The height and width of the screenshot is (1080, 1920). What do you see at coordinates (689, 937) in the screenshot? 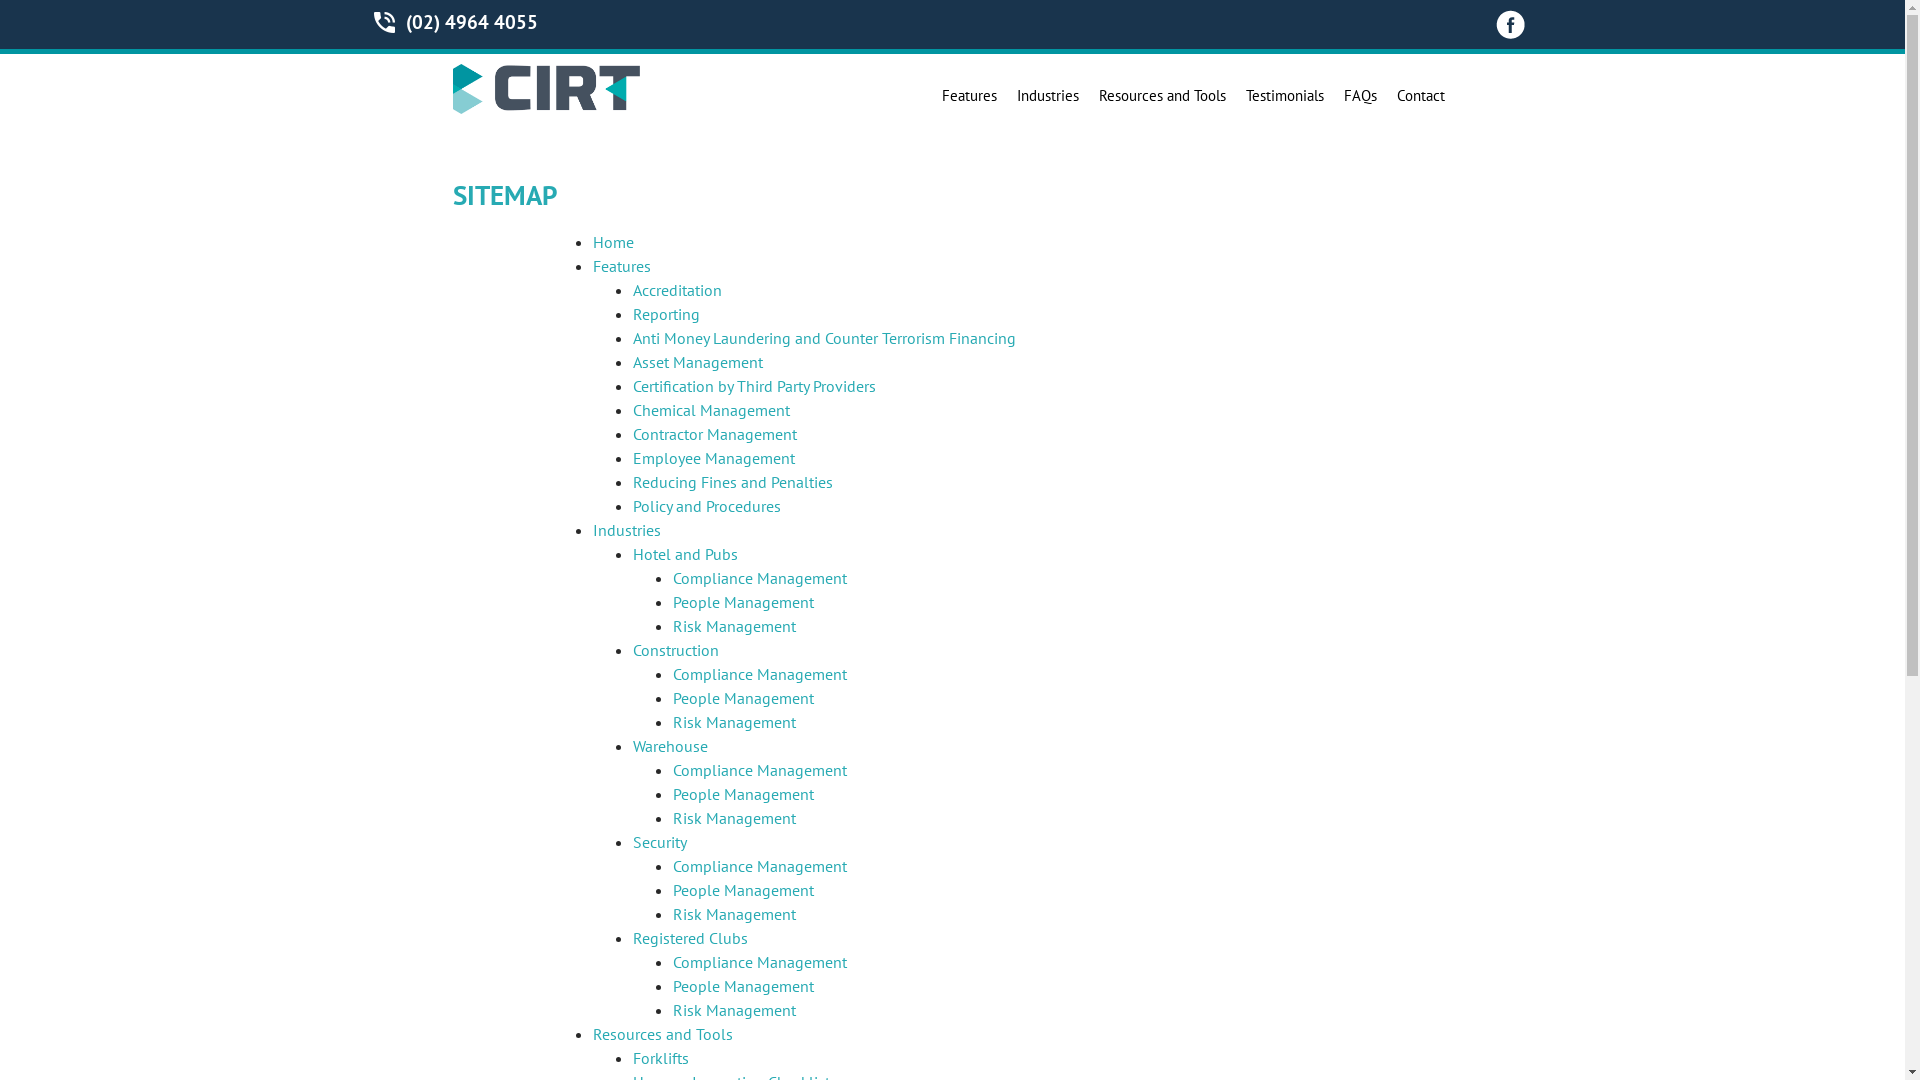
I see `'Registered Clubs'` at bounding box center [689, 937].